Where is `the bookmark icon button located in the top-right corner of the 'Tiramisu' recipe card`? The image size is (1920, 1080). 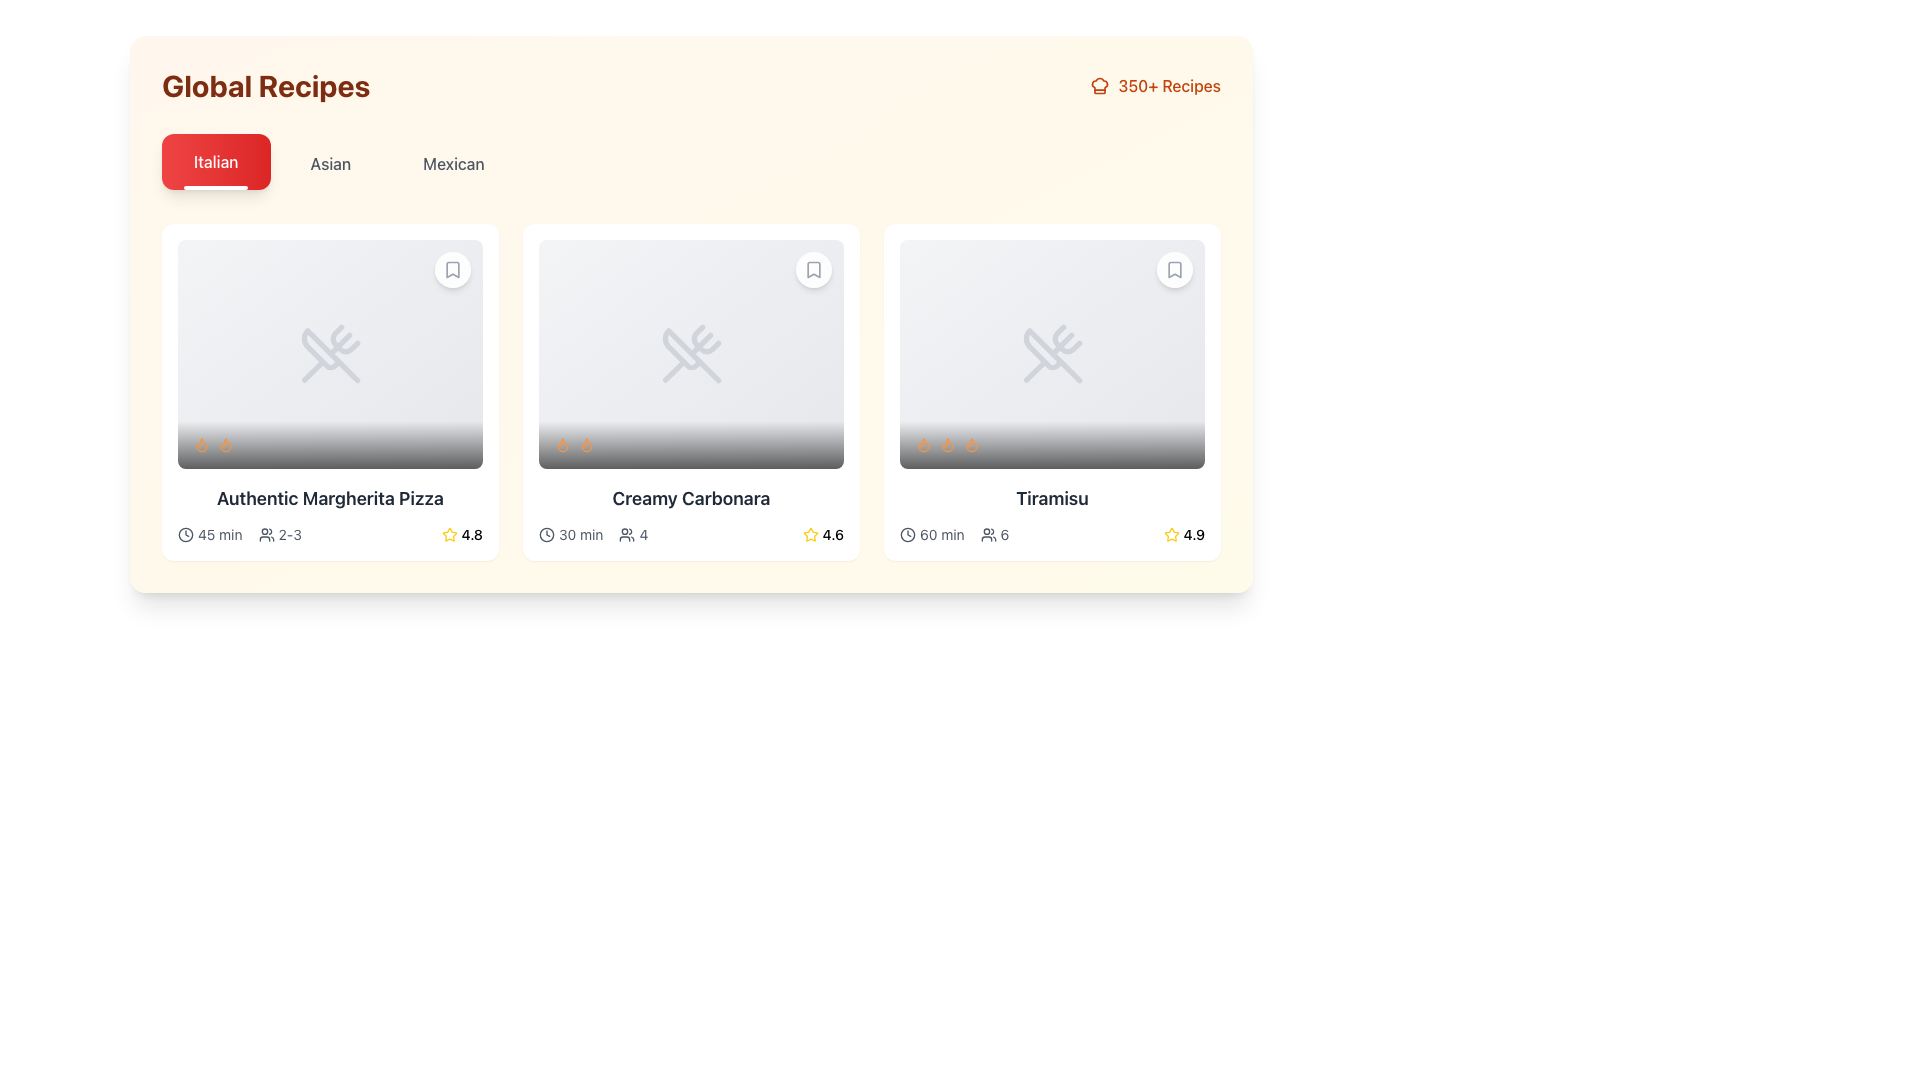 the bookmark icon button located in the top-right corner of the 'Tiramisu' recipe card is located at coordinates (1175, 270).